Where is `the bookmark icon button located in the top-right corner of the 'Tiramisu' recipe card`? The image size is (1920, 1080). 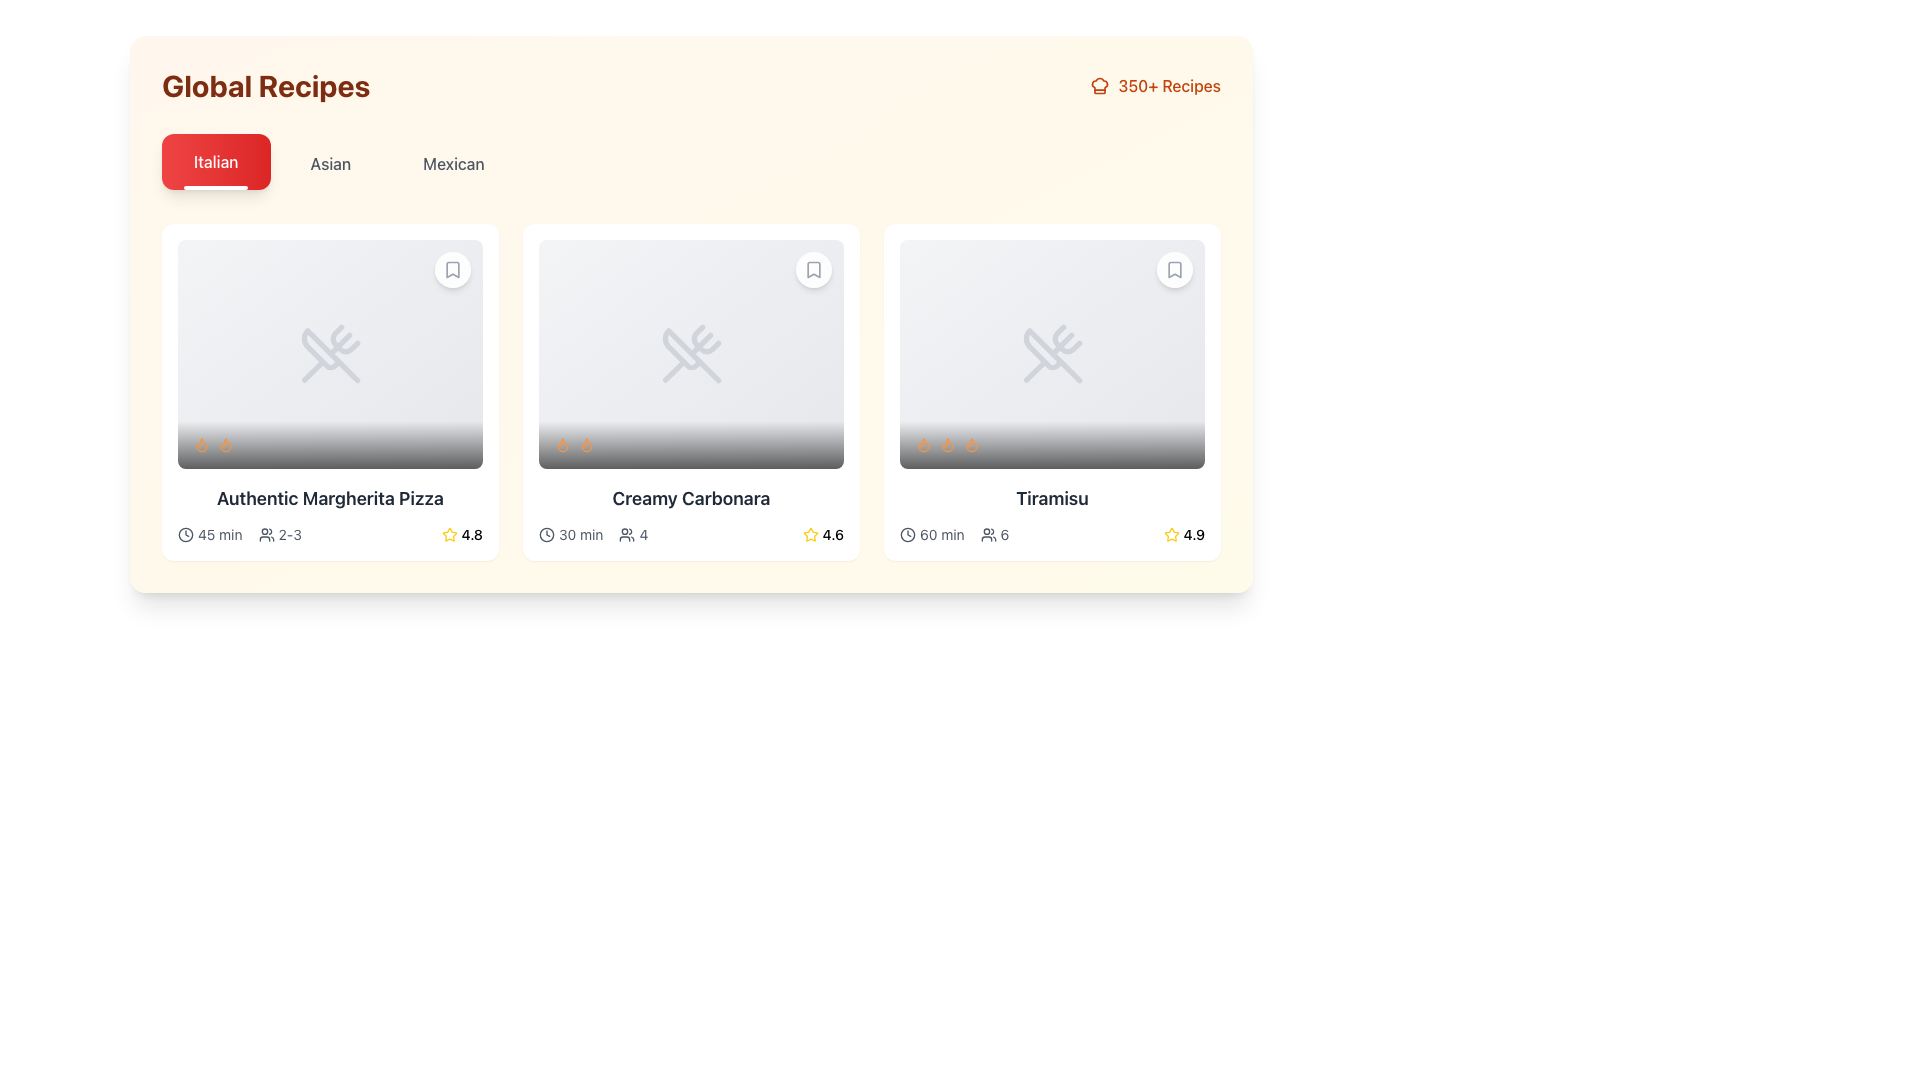 the bookmark icon button located in the top-right corner of the 'Tiramisu' recipe card is located at coordinates (1175, 270).